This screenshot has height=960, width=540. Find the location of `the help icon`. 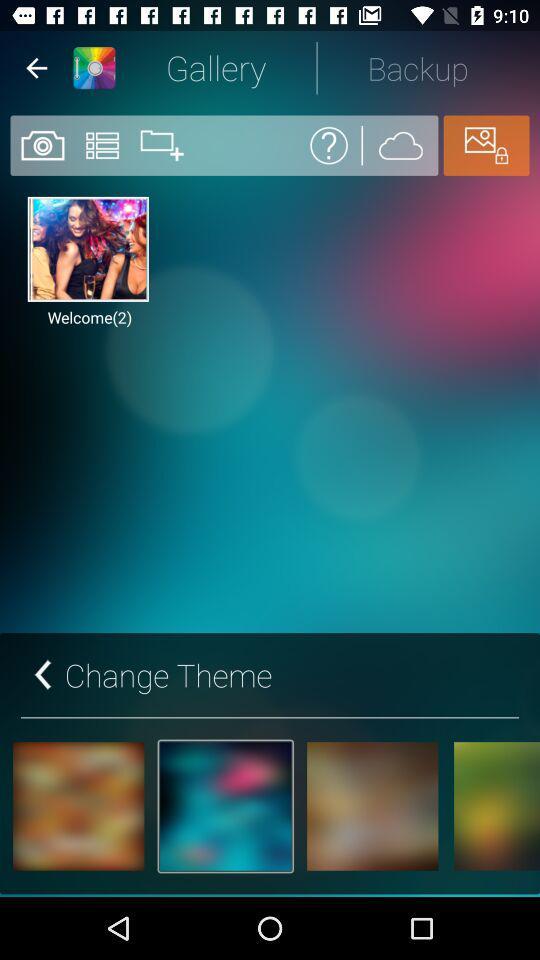

the help icon is located at coordinates (329, 144).